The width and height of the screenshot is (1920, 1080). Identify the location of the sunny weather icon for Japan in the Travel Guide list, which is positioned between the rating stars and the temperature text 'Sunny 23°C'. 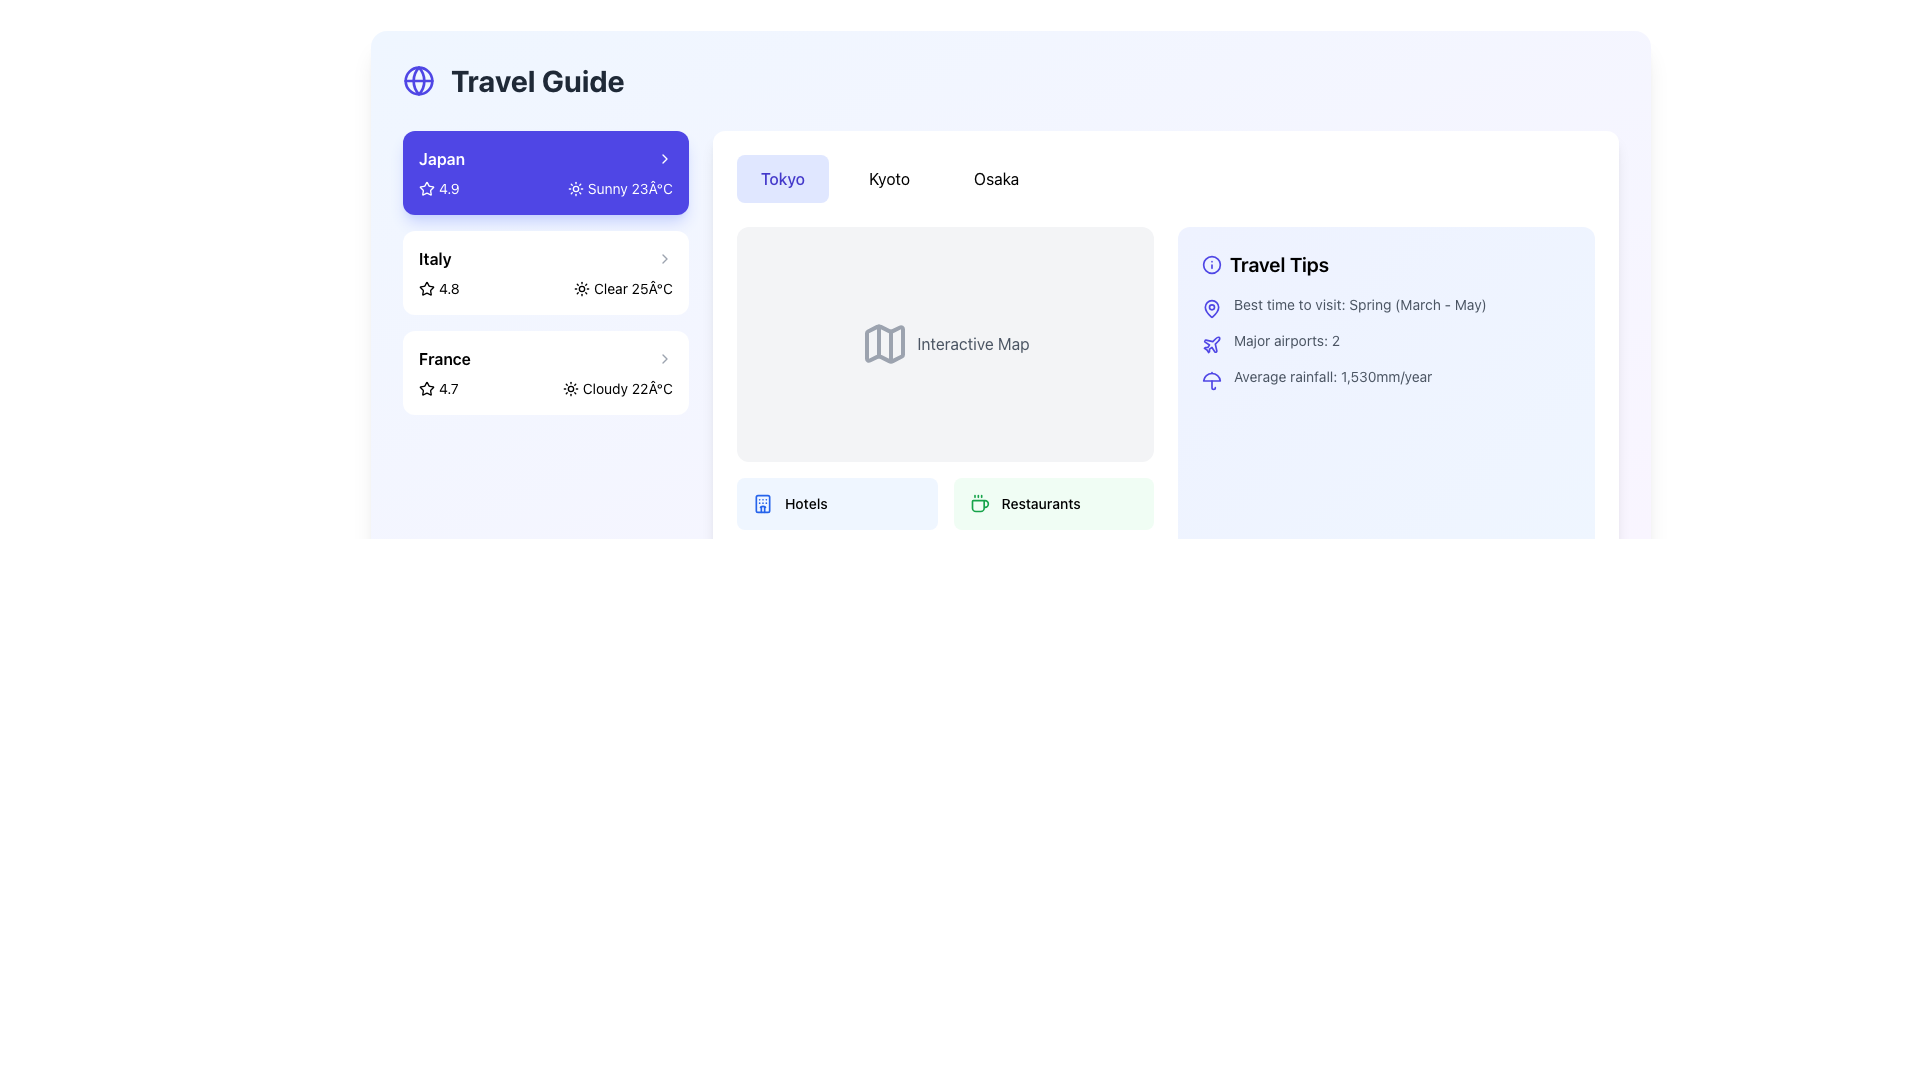
(574, 189).